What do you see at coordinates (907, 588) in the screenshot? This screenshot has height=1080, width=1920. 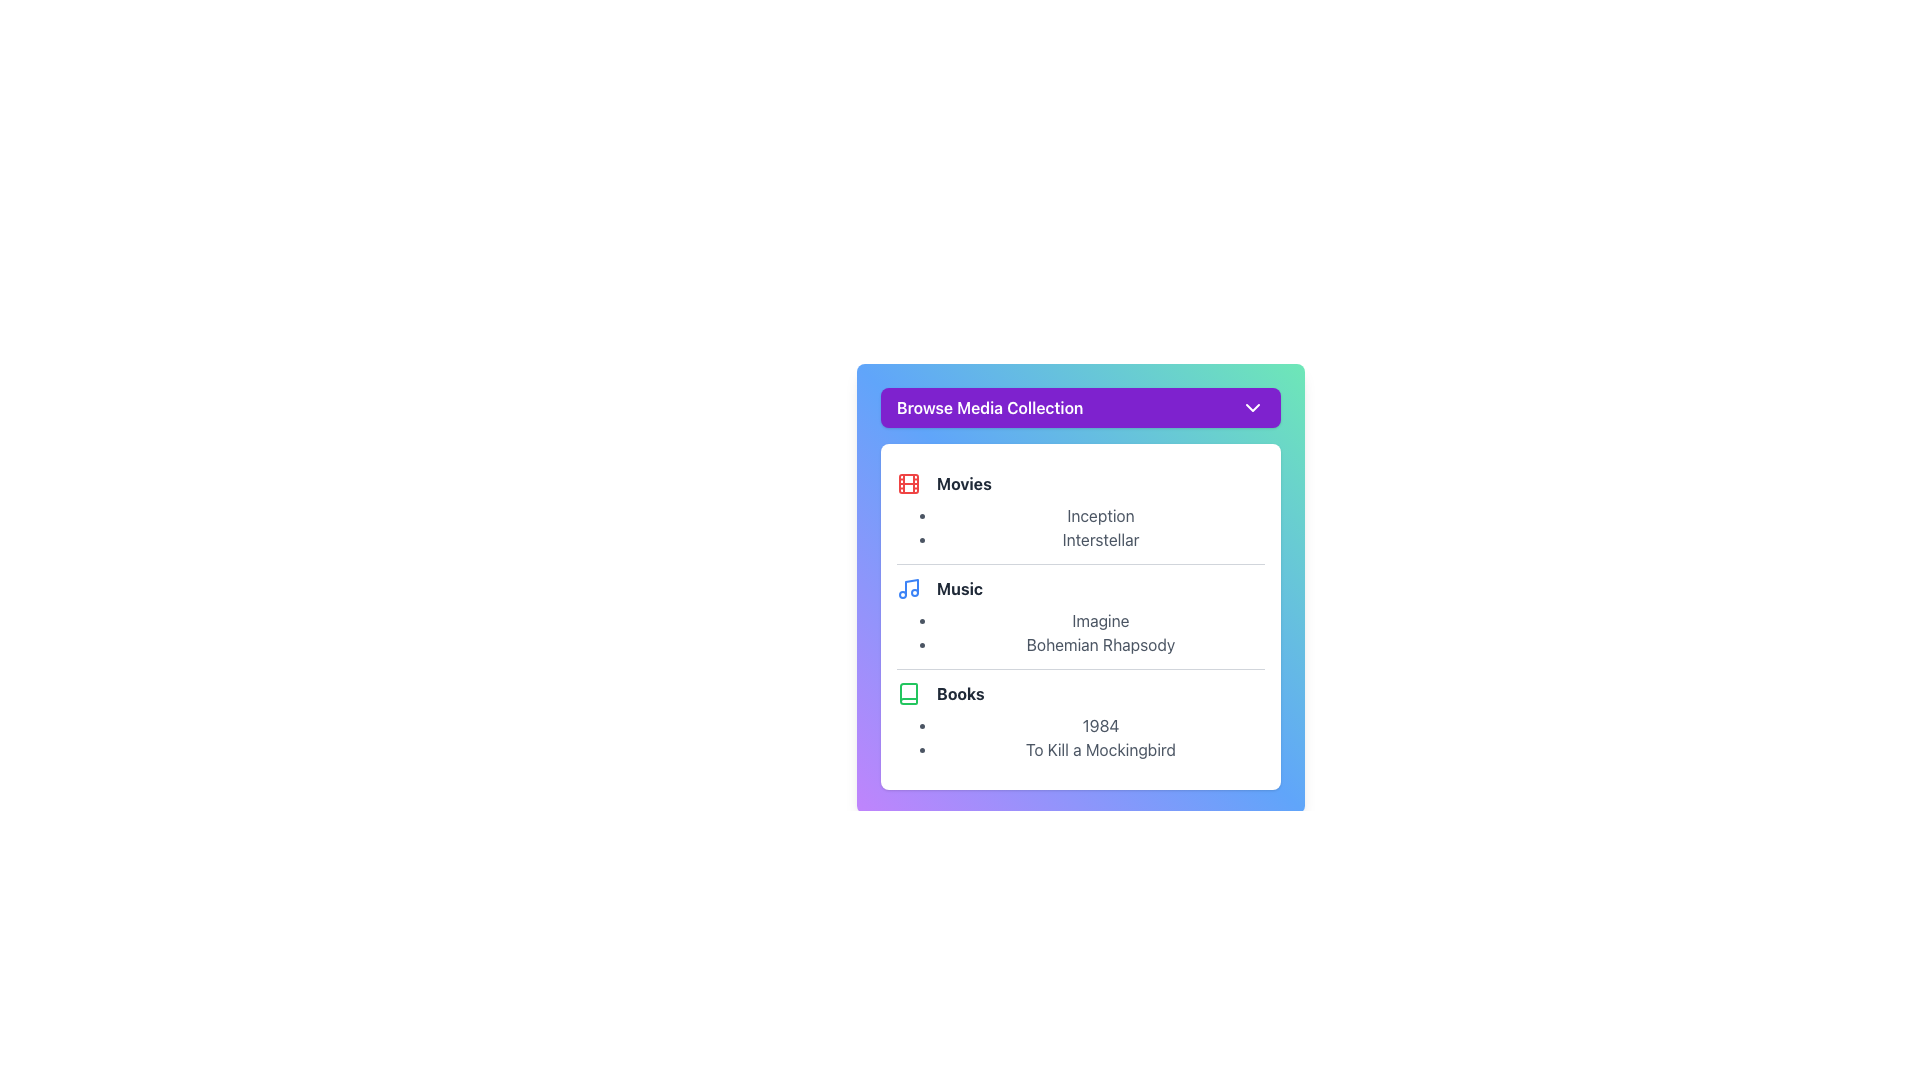 I see `the blue music icon located to the left of the text 'Music'` at bounding box center [907, 588].